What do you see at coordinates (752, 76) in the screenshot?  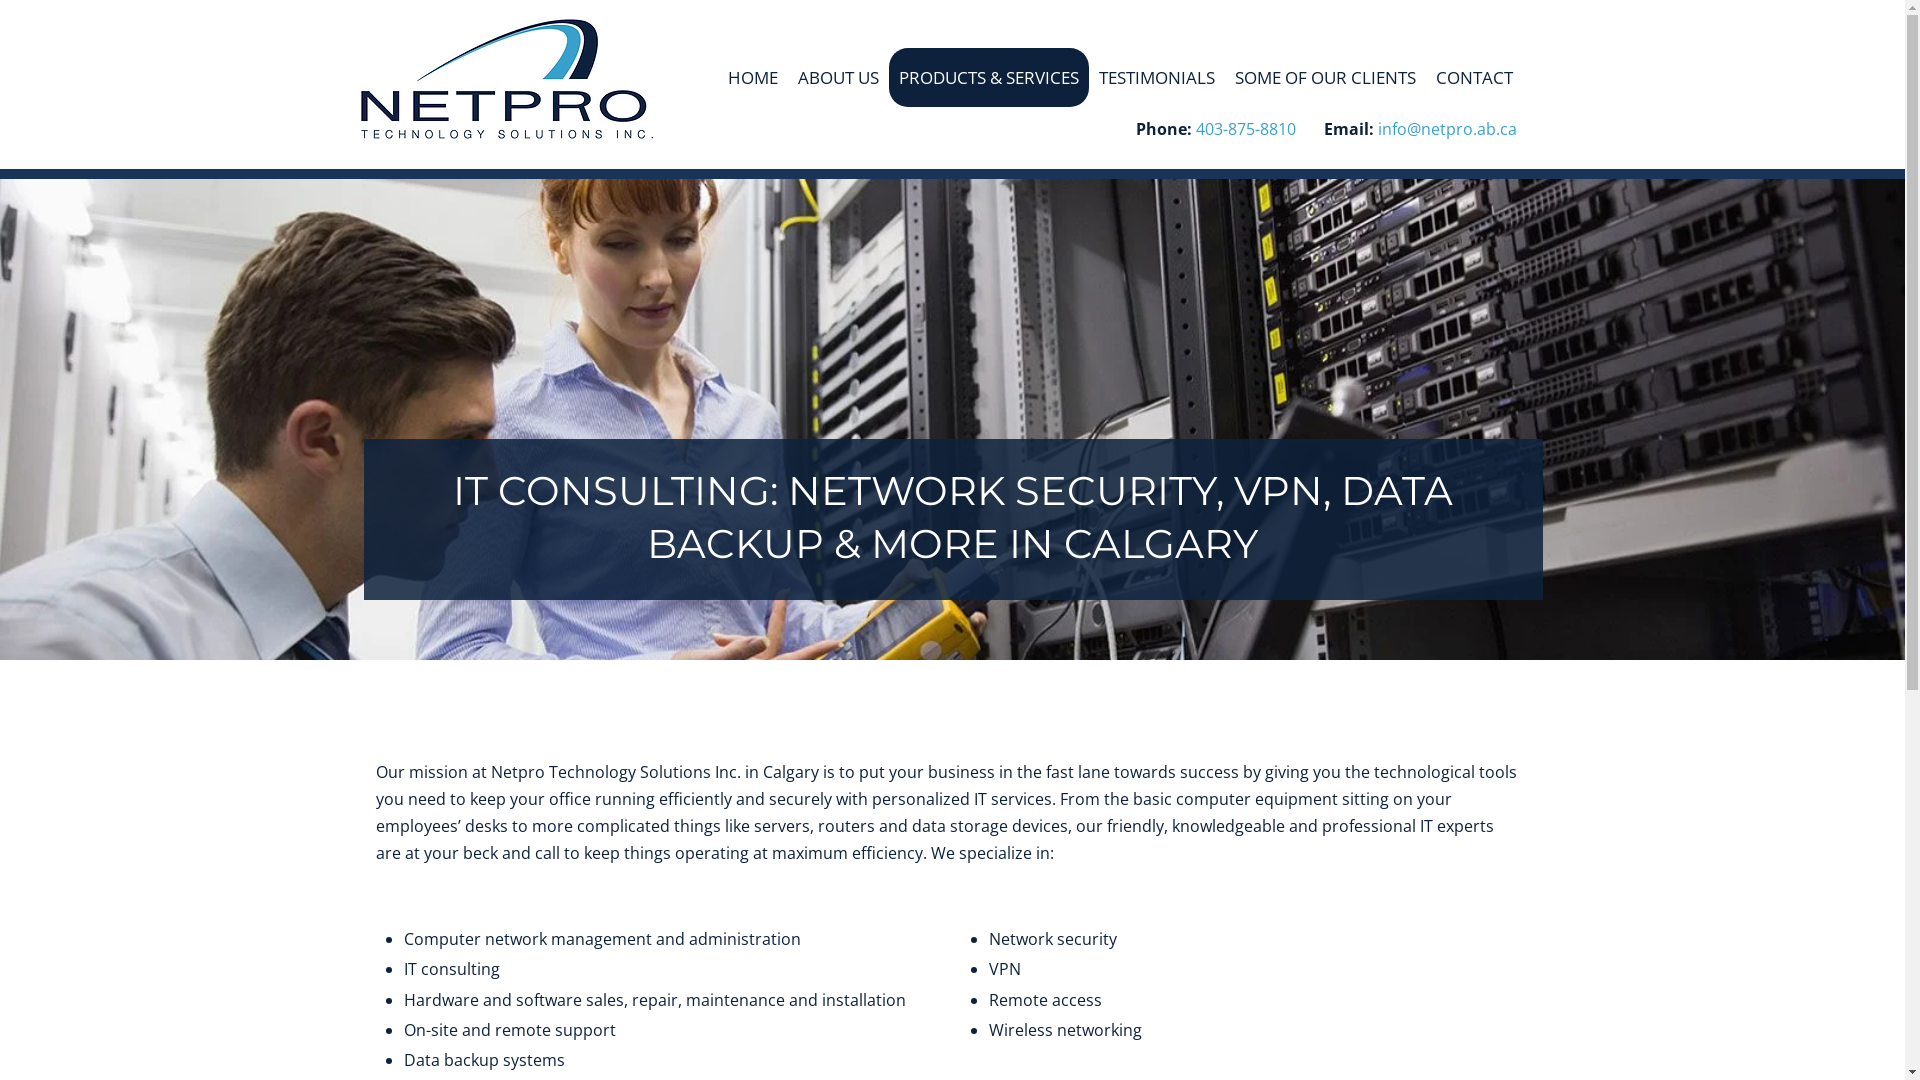 I see `'HOME'` at bounding box center [752, 76].